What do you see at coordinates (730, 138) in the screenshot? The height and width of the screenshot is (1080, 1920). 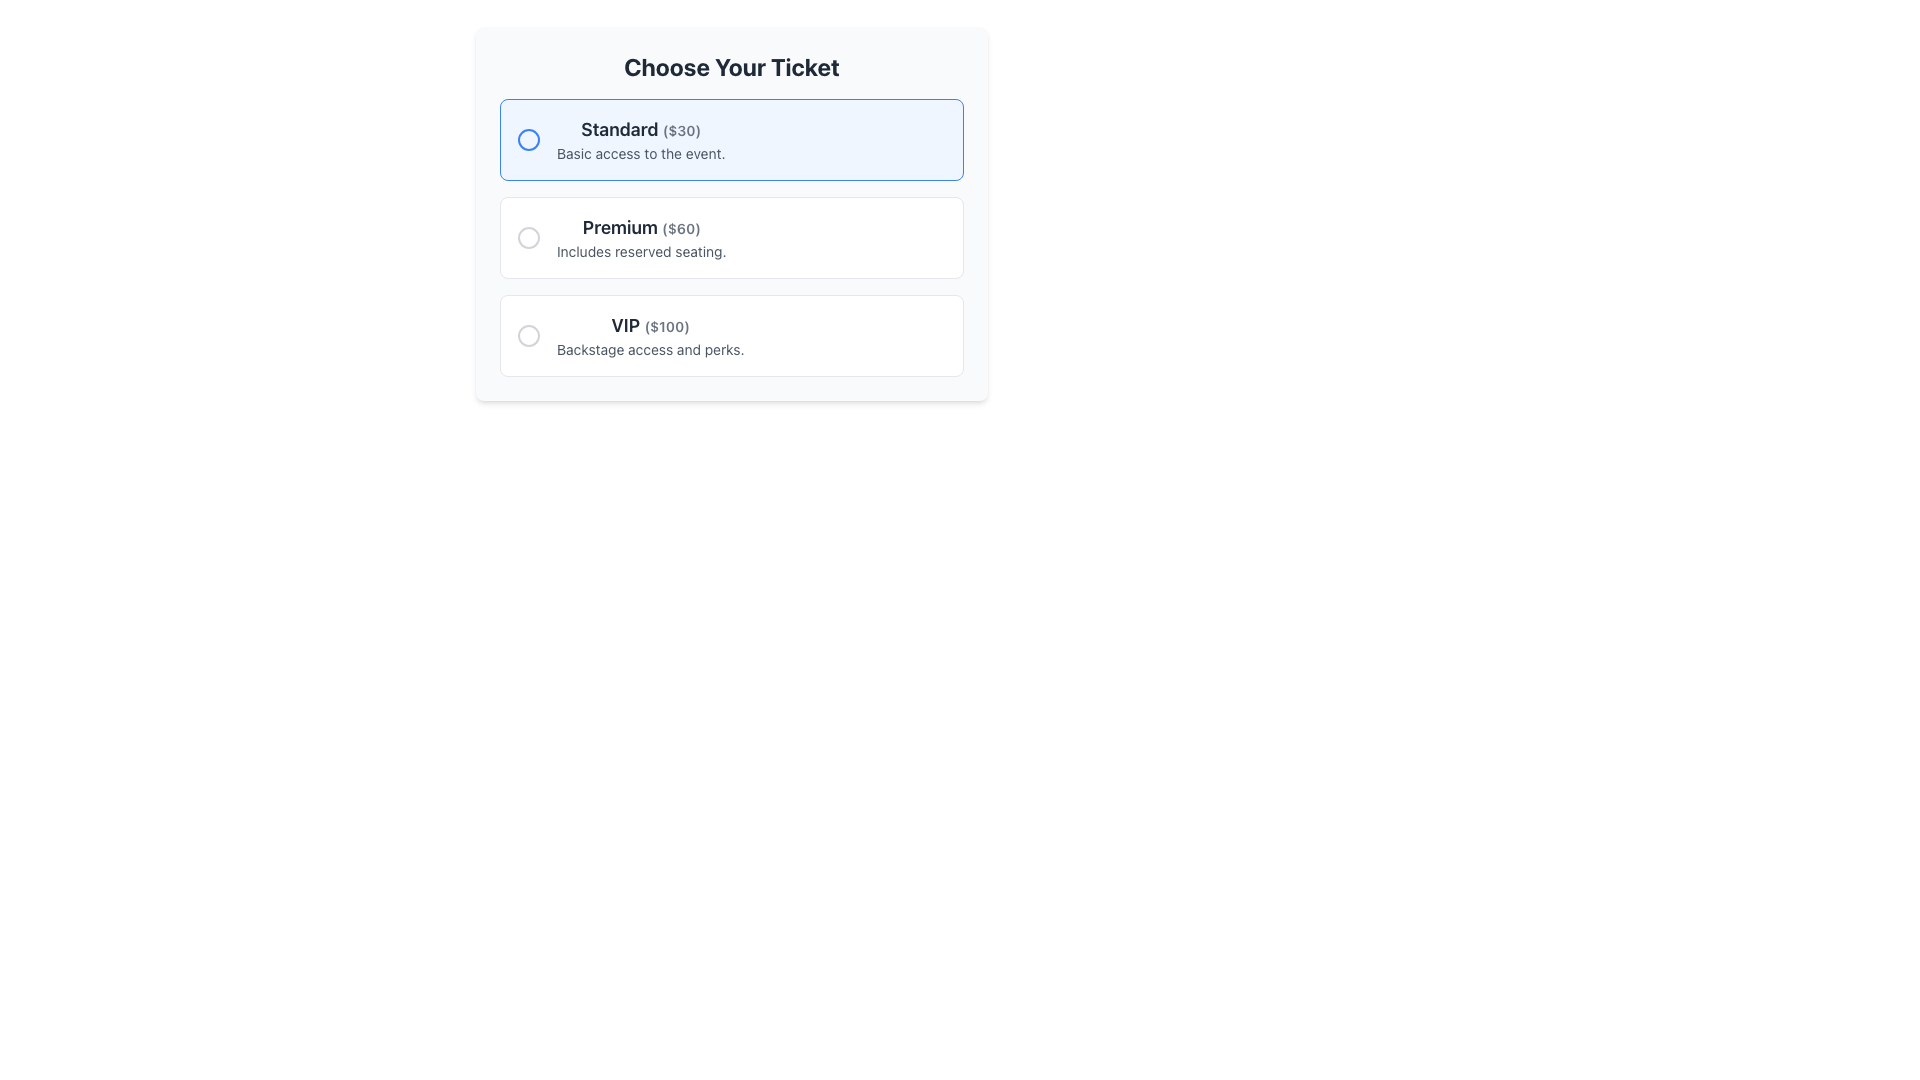 I see `the first selectable ticket option labeled 'Standard ($30)' with a light blue background and rounded corners` at bounding box center [730, 138].